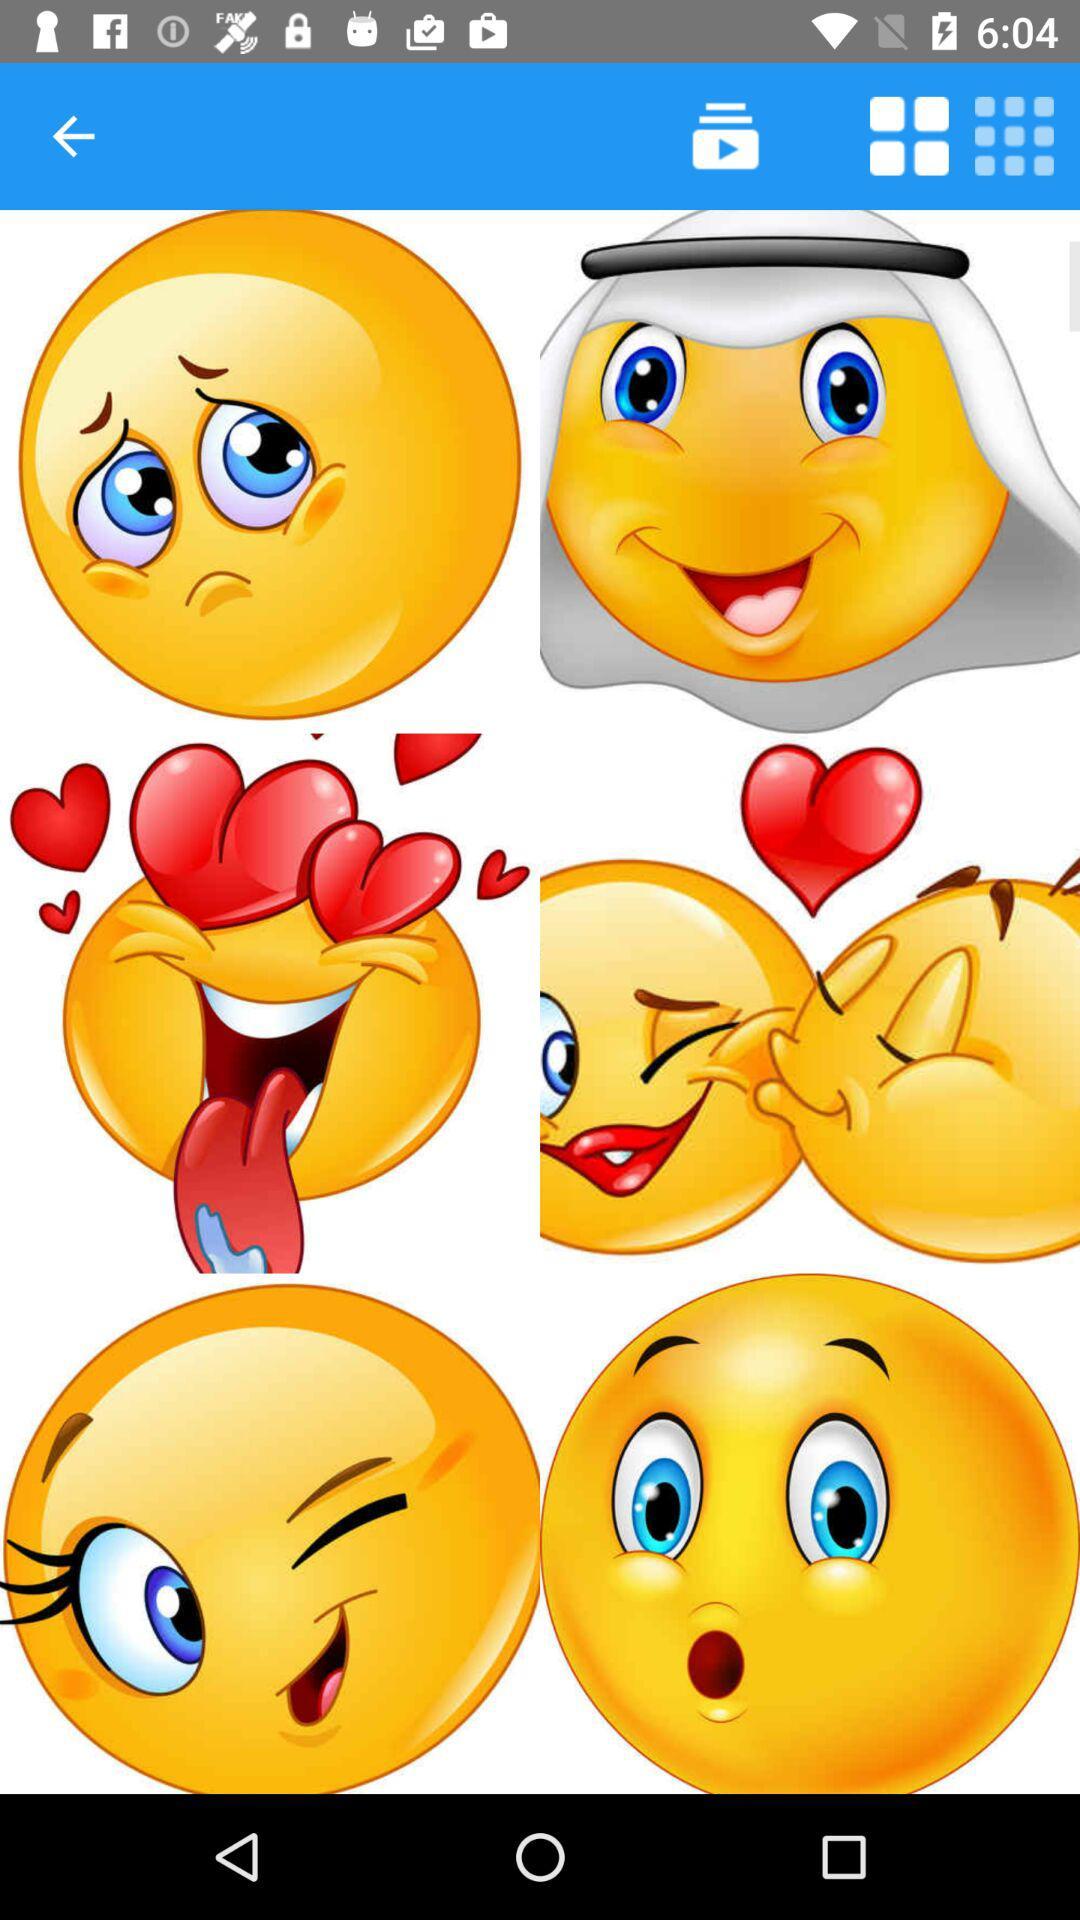 This screenshot has height=1920, width=1080. I want to click on show four squares per page, so click(909, 135).